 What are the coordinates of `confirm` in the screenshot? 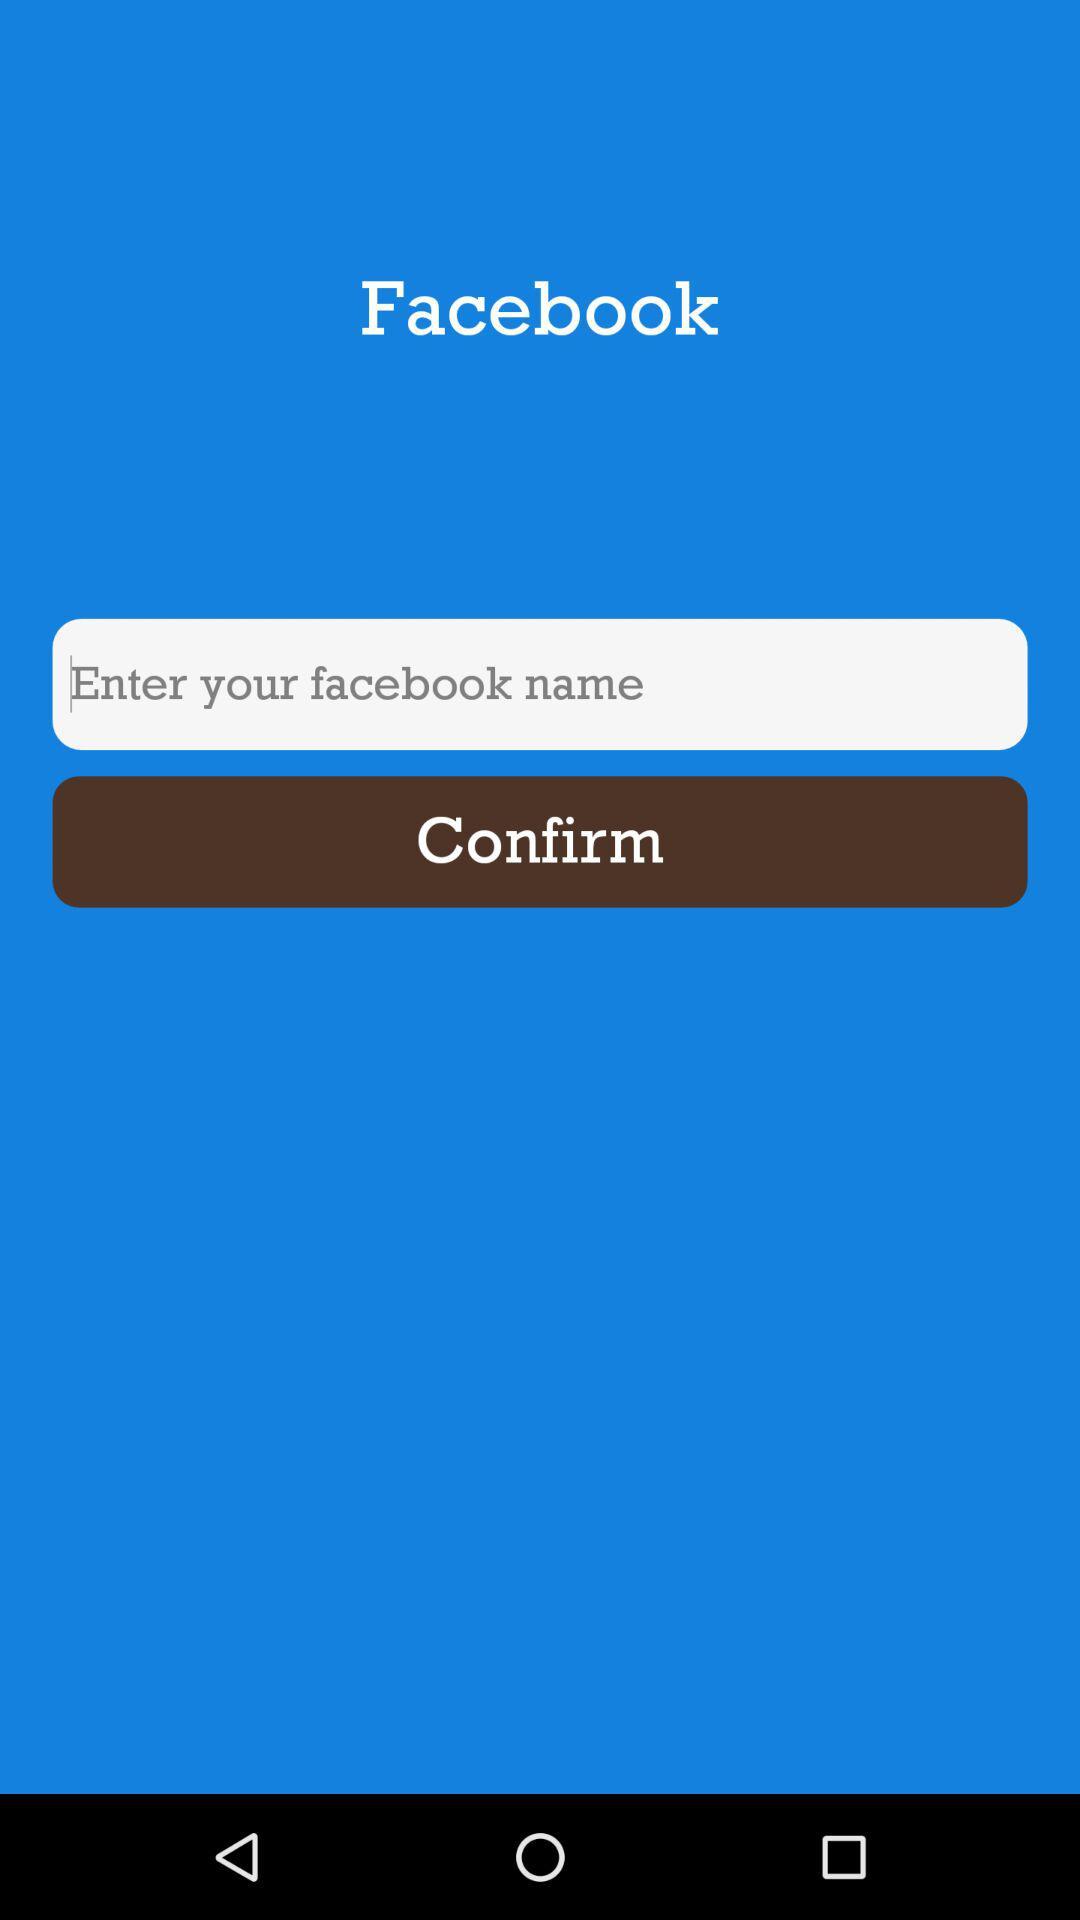 It's located at (540, 841).